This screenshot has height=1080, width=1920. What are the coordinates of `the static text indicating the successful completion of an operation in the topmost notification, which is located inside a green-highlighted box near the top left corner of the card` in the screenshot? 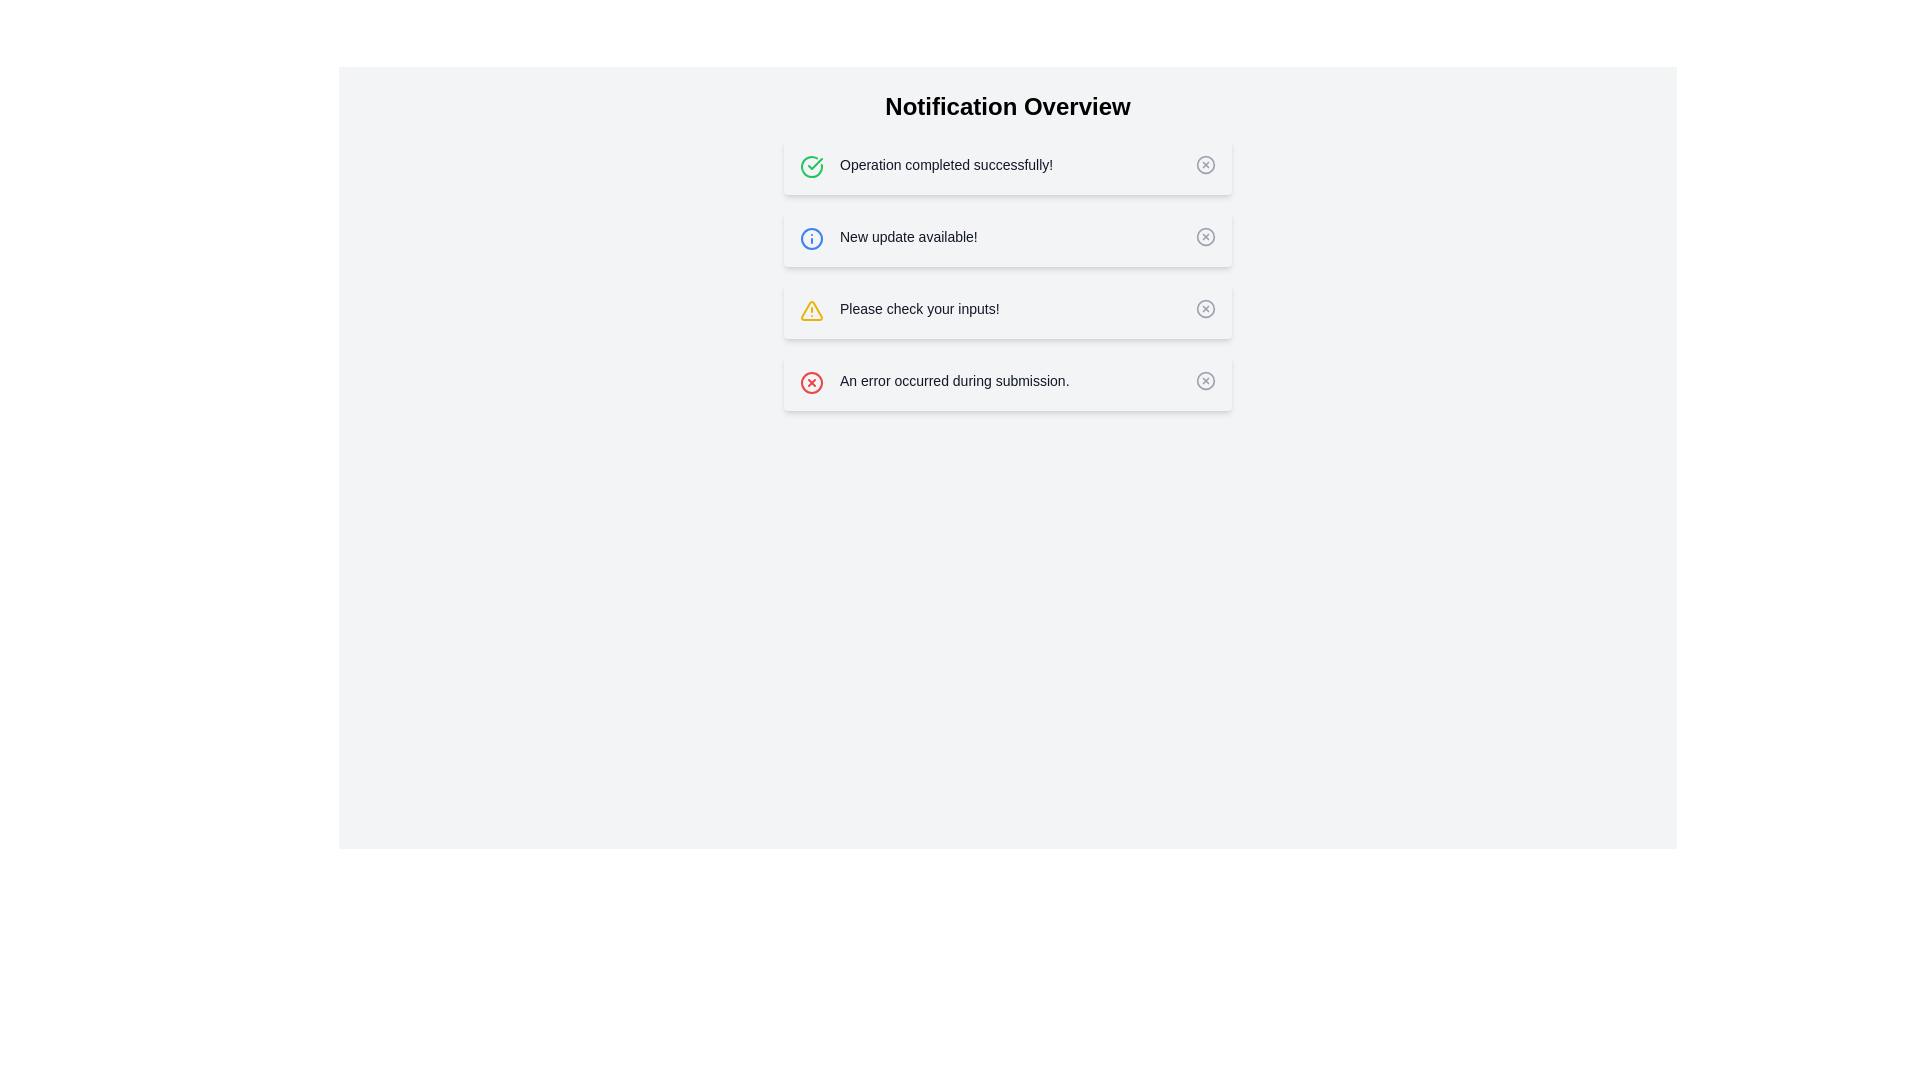 It's located at (945, 164).